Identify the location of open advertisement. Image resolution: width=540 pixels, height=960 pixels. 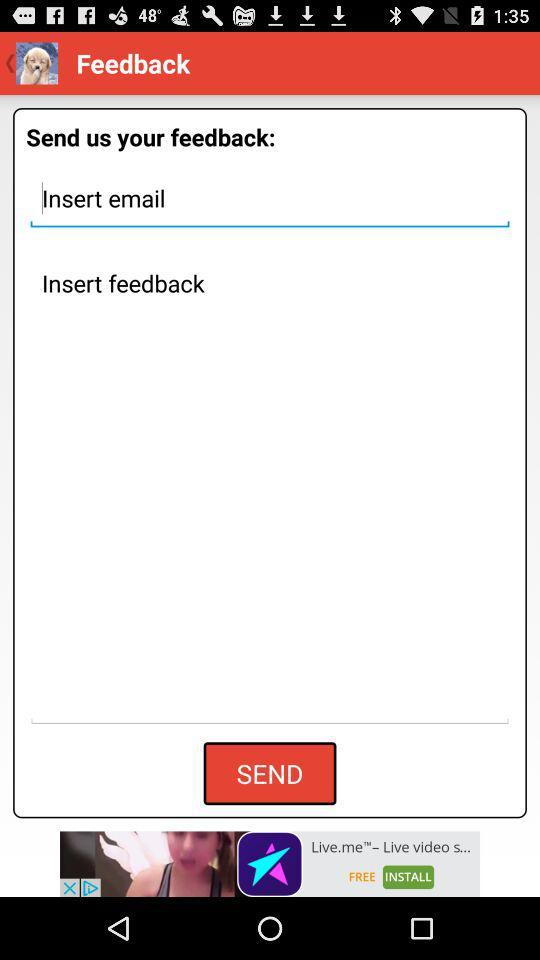
(270, 863).